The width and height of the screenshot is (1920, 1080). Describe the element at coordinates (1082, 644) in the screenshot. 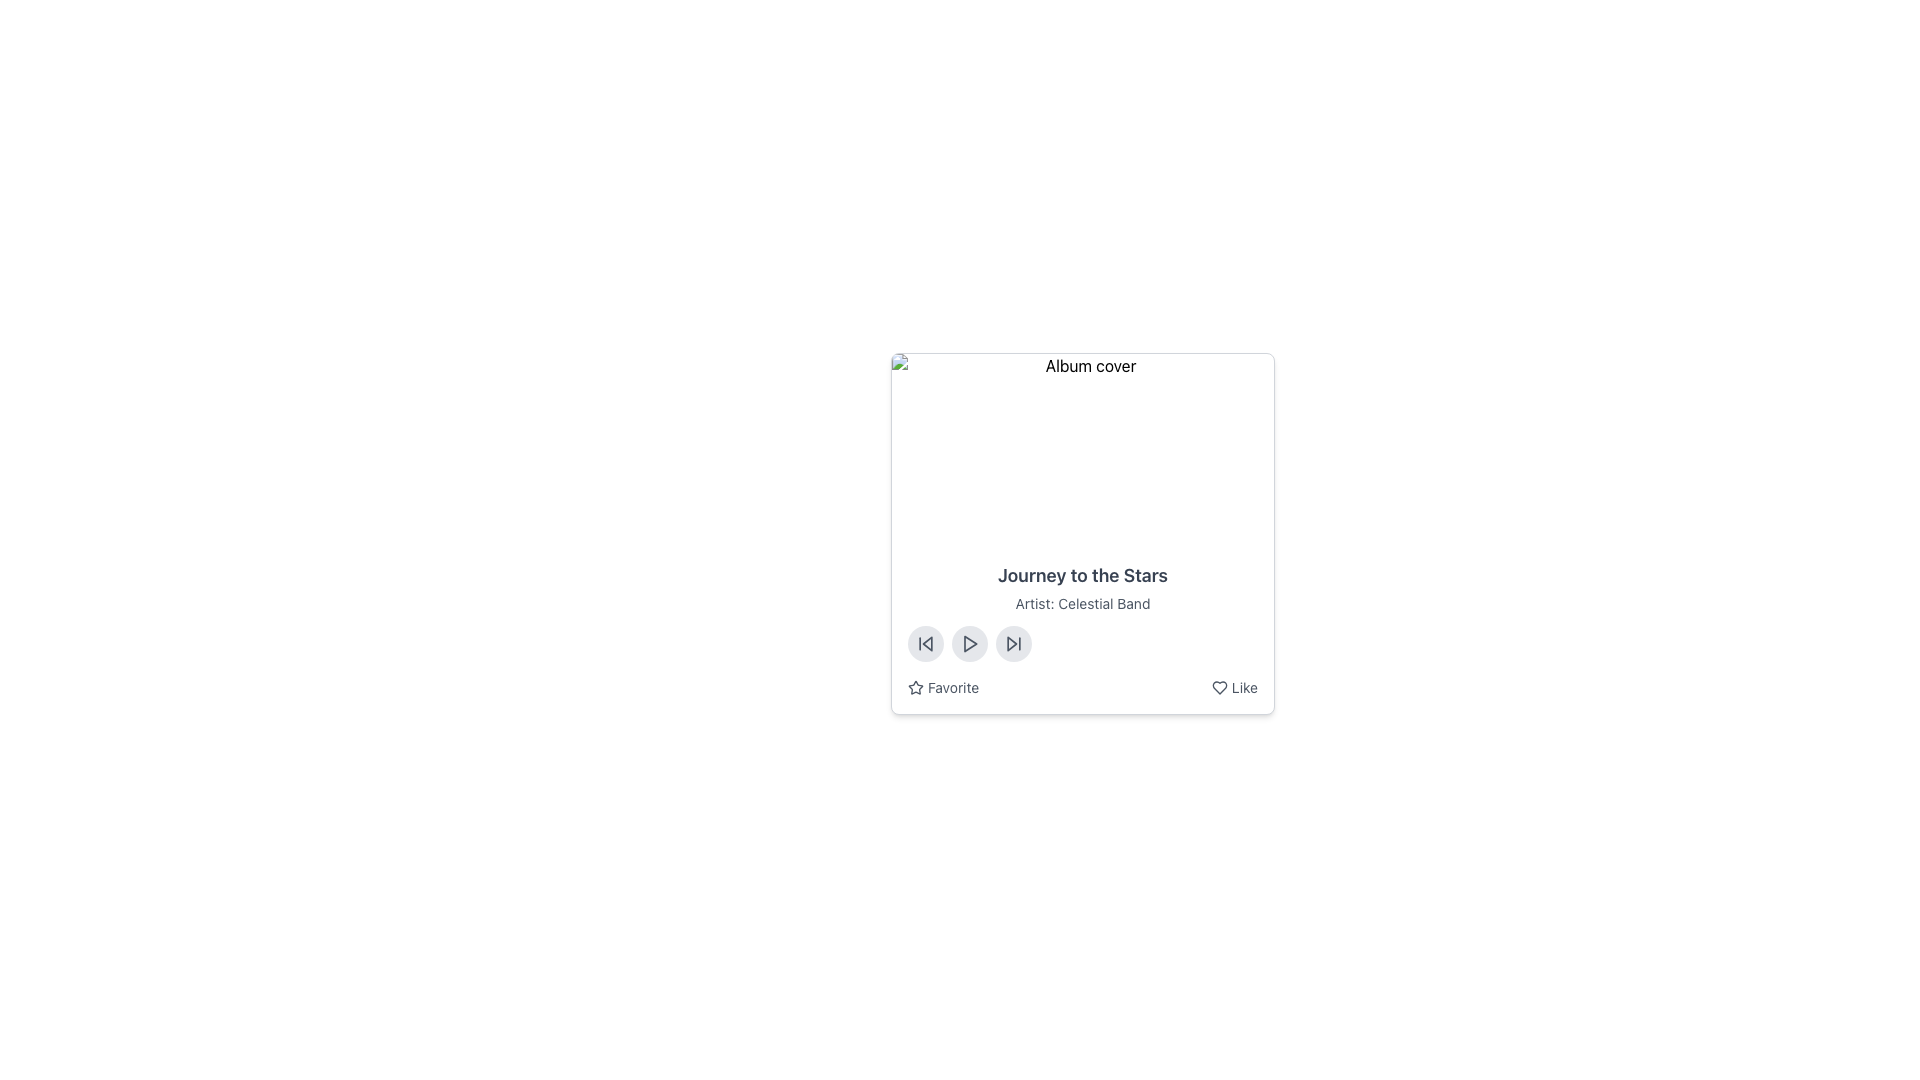

I see `the control bar for media playback located below the text 'Artist: Celestial Band'` at that location.